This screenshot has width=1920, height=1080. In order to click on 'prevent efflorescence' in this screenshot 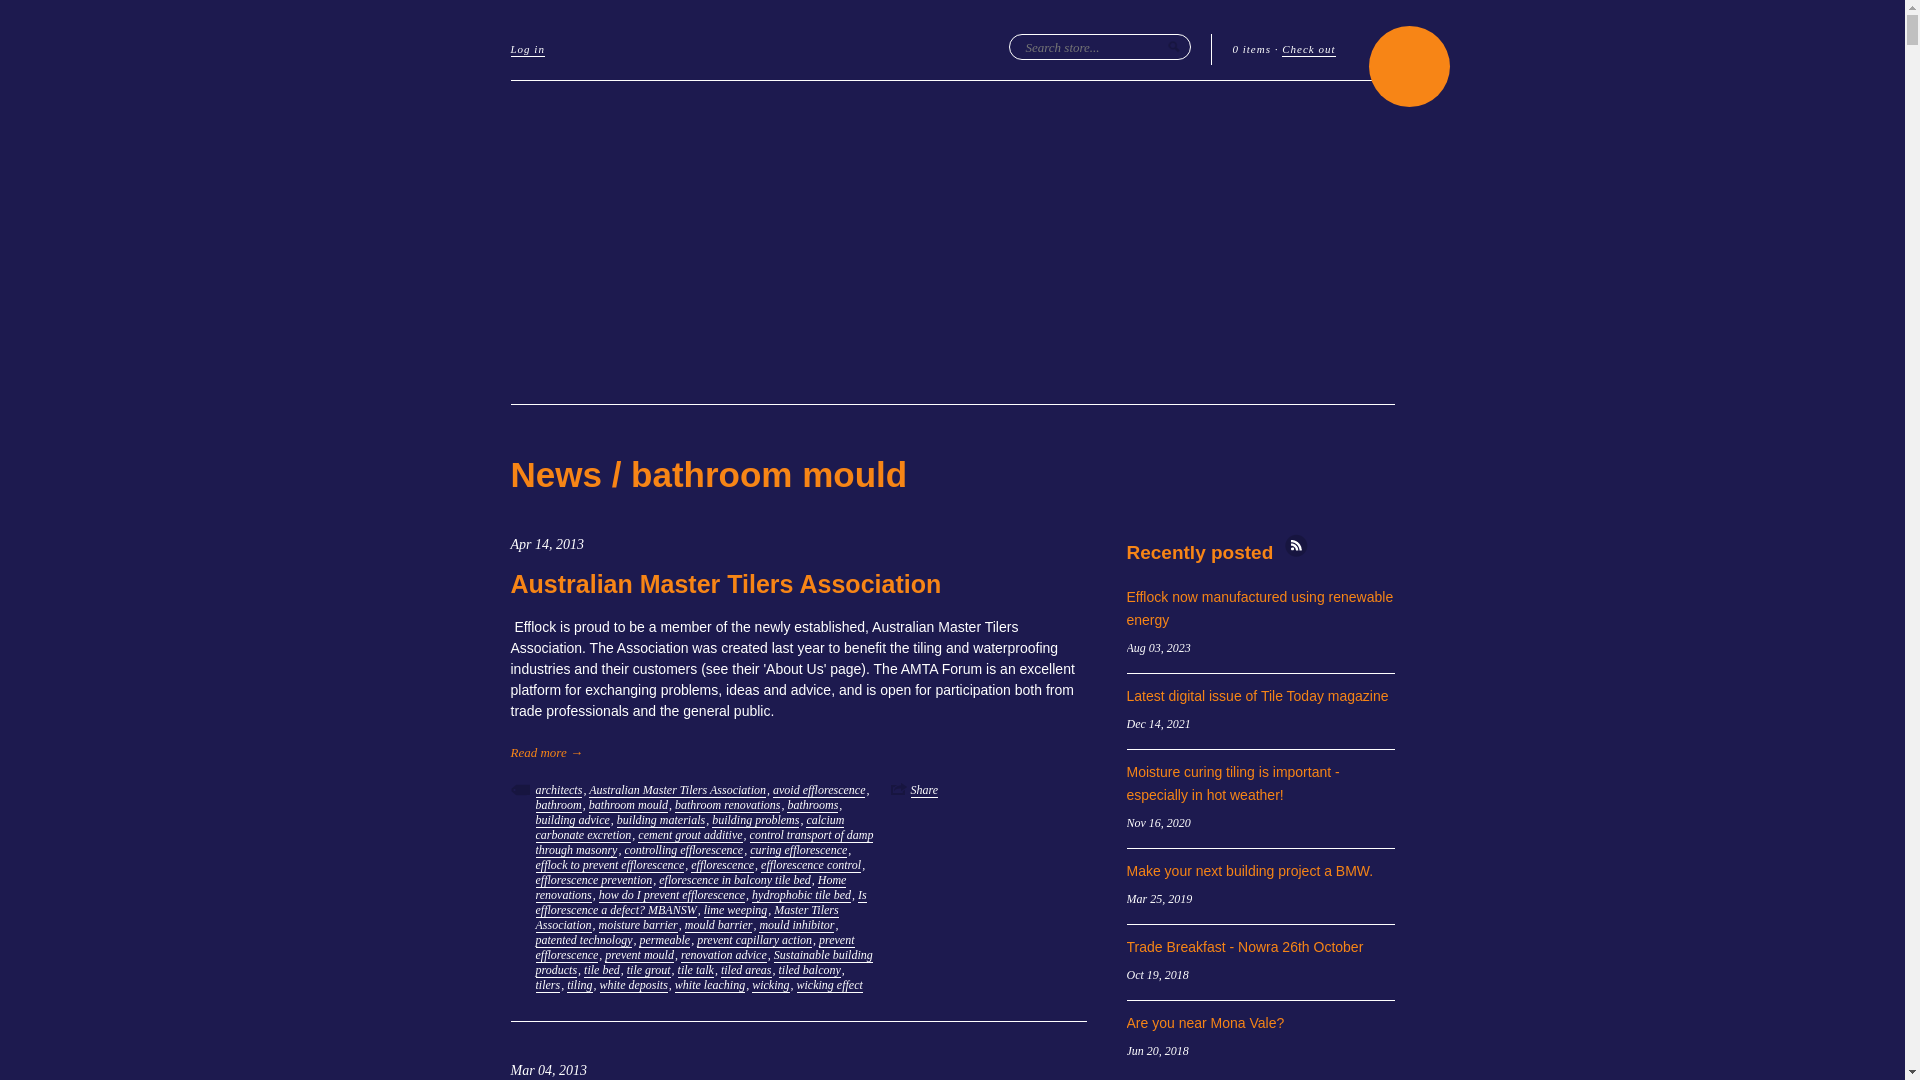, I will do `click(695, 947)`.